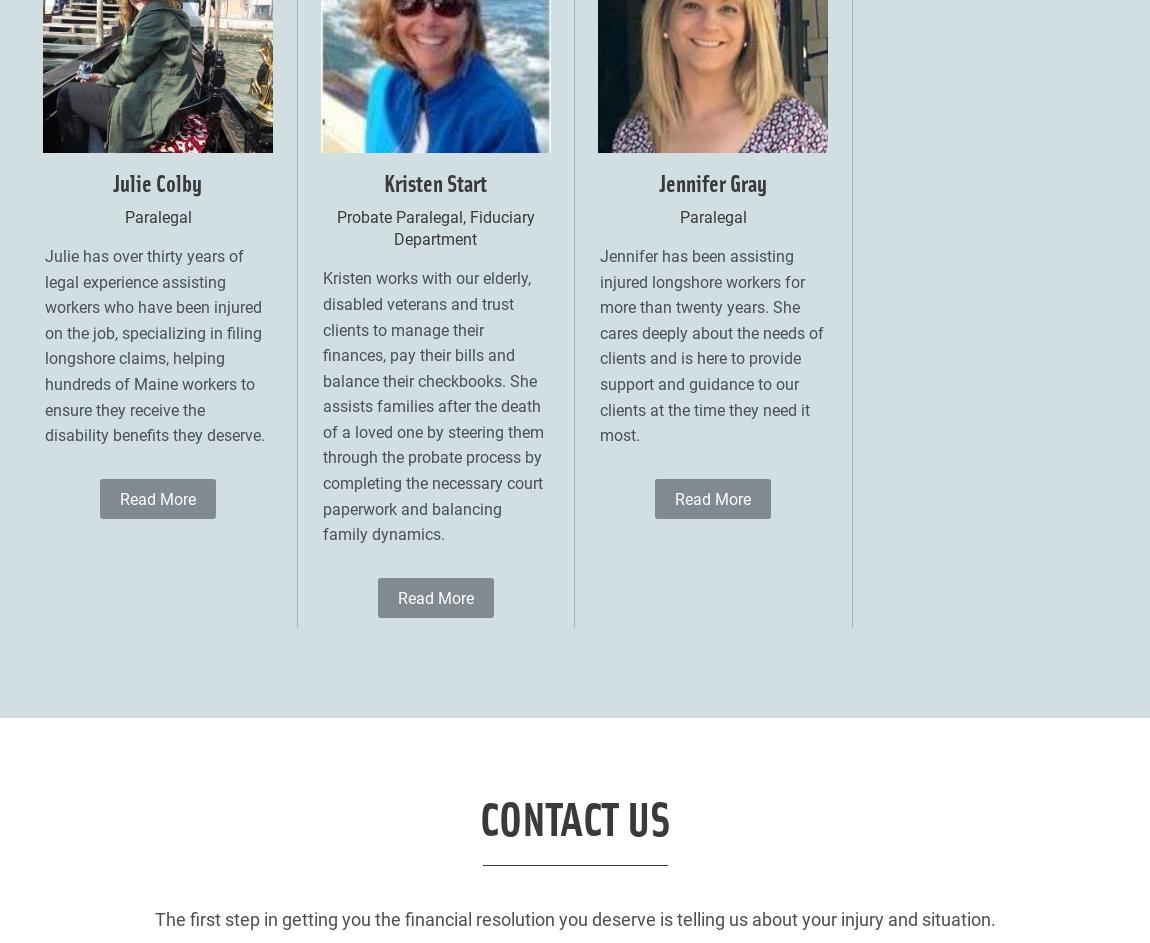 Image resolution: width=1150 pixels, height=943 pixels. What do you see at coordinates (383, 179) in the screenshot?
I see `'Kristen Start'` at bounding box center [383, 179].